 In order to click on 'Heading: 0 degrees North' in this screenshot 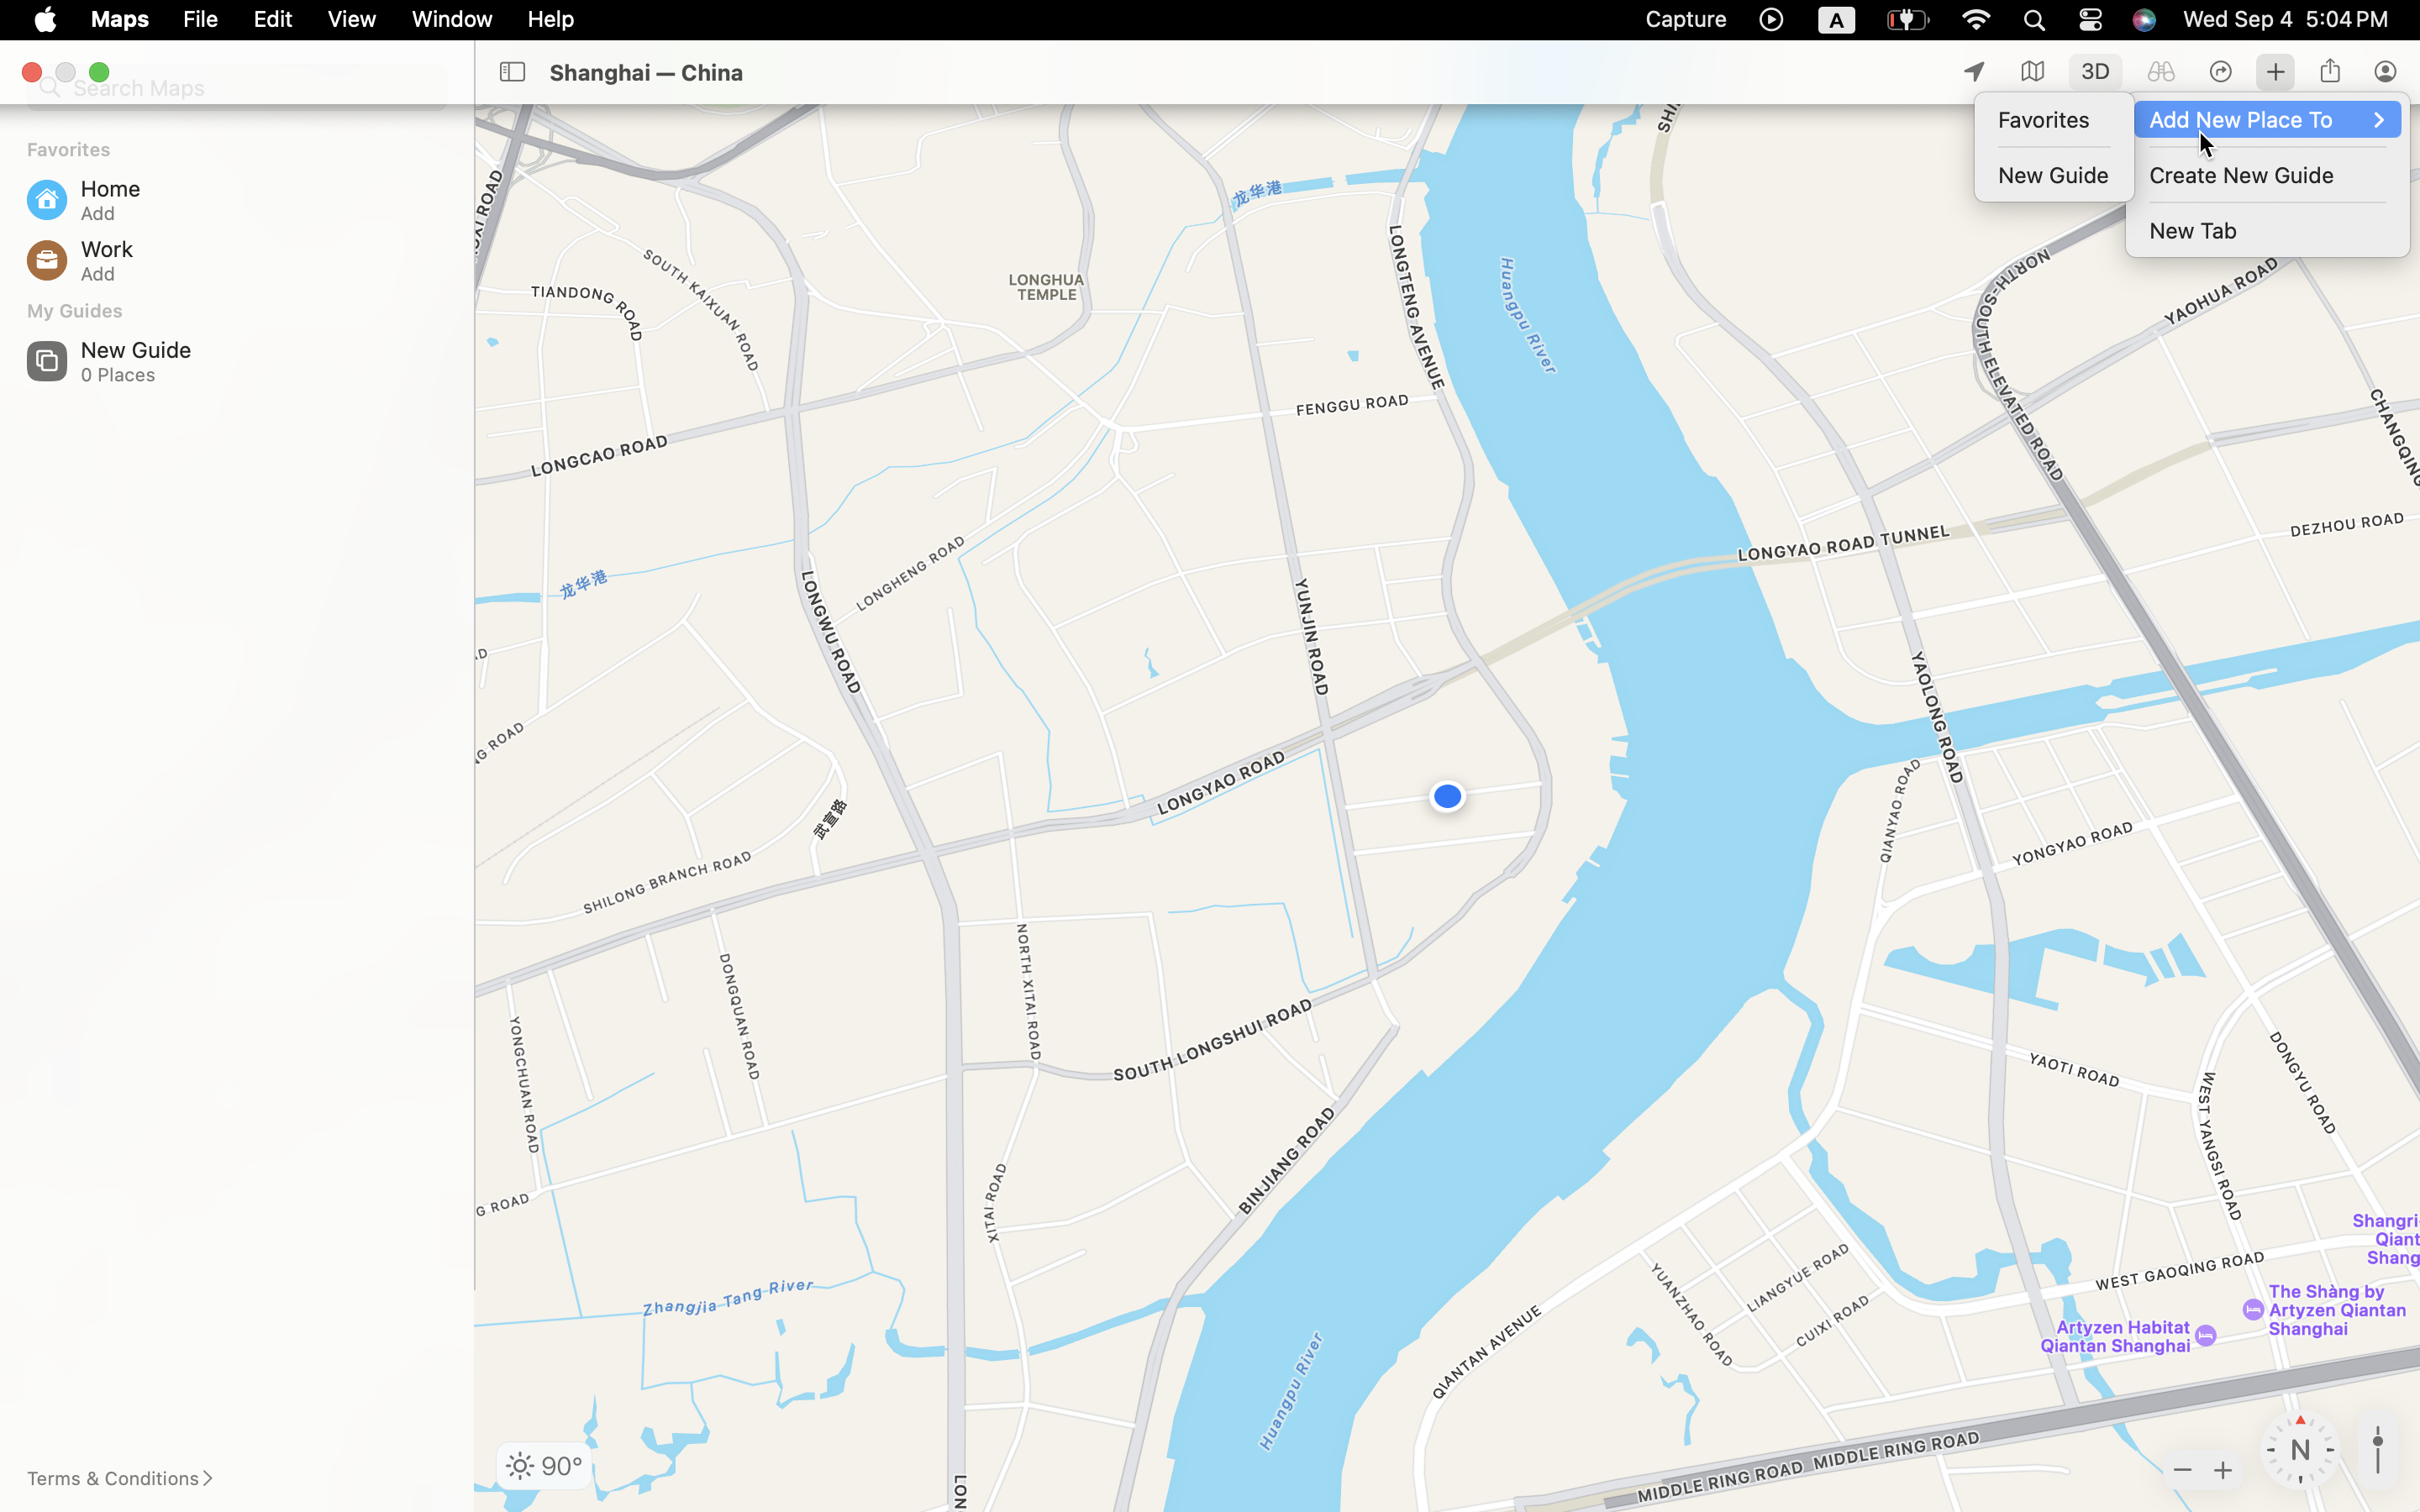, I will do `click(2301, 1449)`.